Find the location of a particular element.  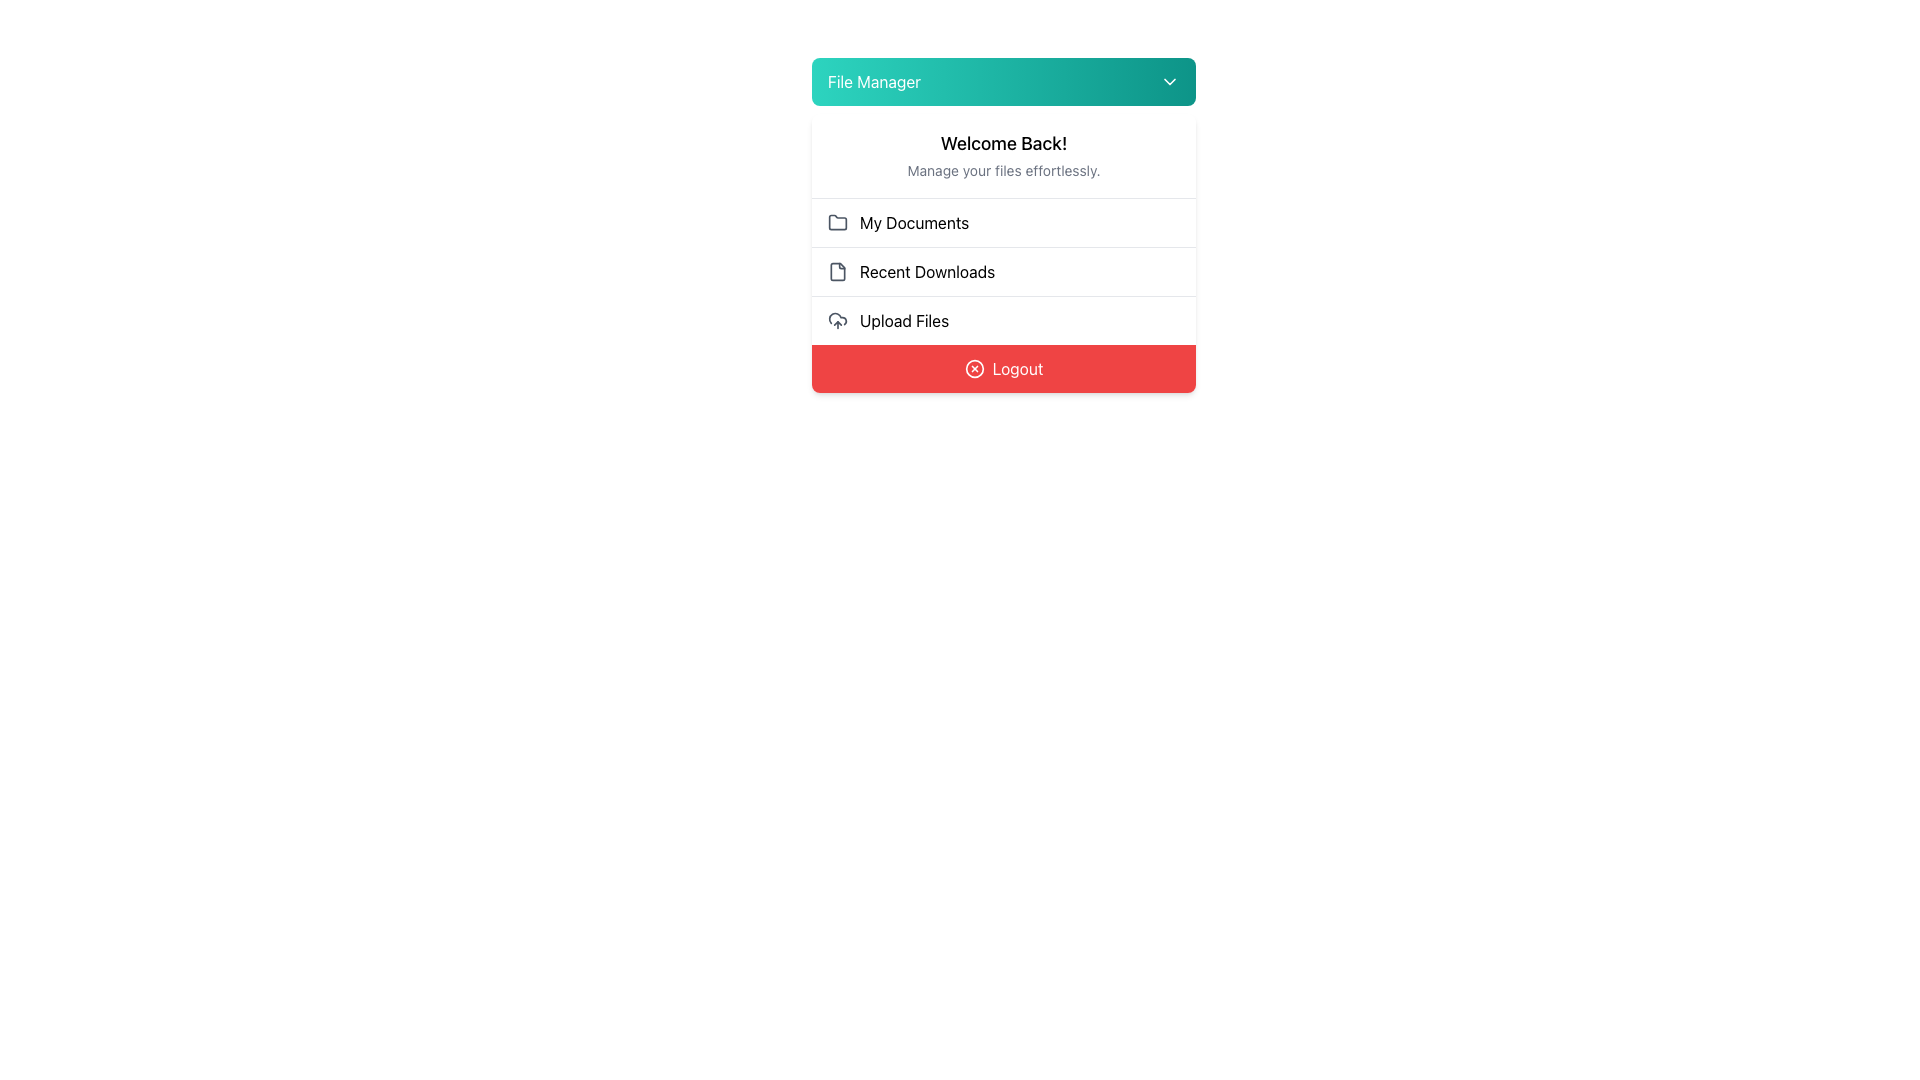

the SVG Icon resembling a document or file, which is positioned to the left of the 'Recent Downloads' text is located at coordinates (838, 272).